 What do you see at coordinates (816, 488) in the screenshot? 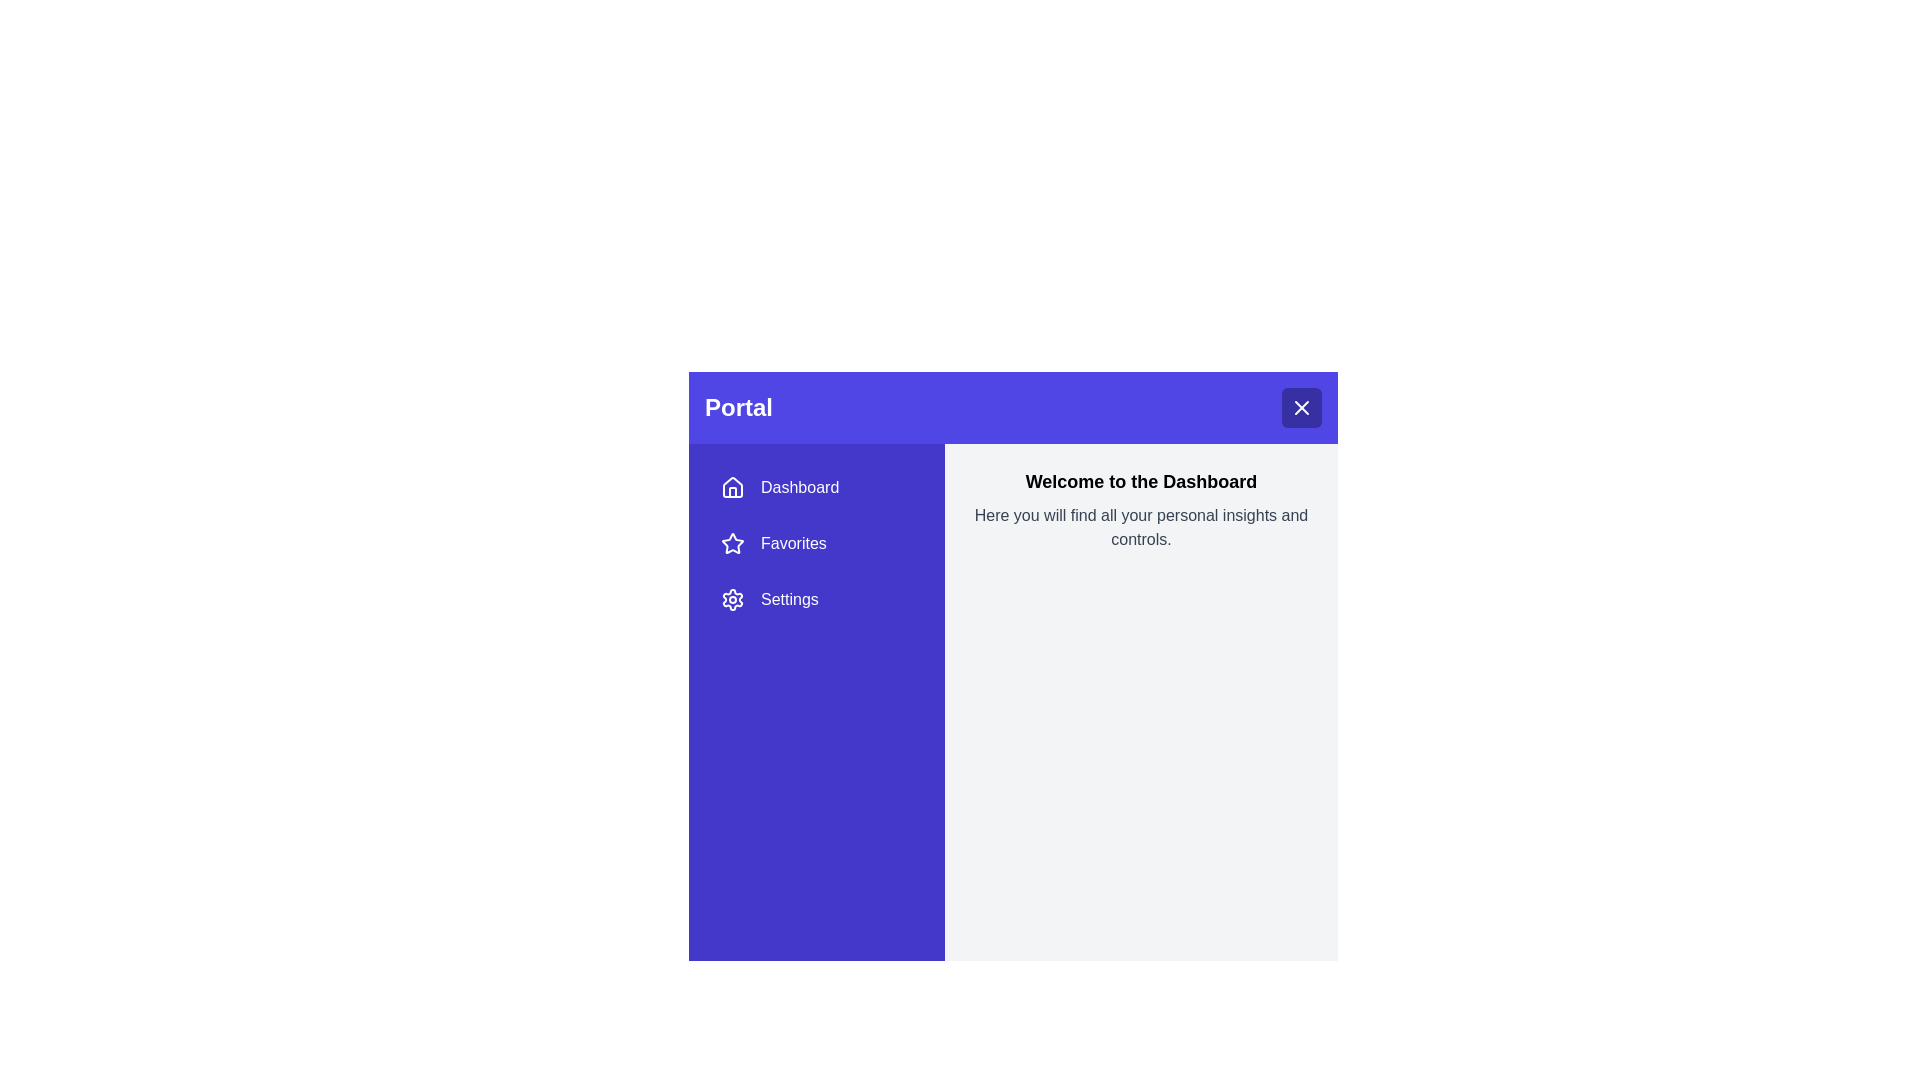
I see `the 'Dashboard' navigation item, which is the first item in the vertical list on the left sidebar` at bounding box center [816, 488].